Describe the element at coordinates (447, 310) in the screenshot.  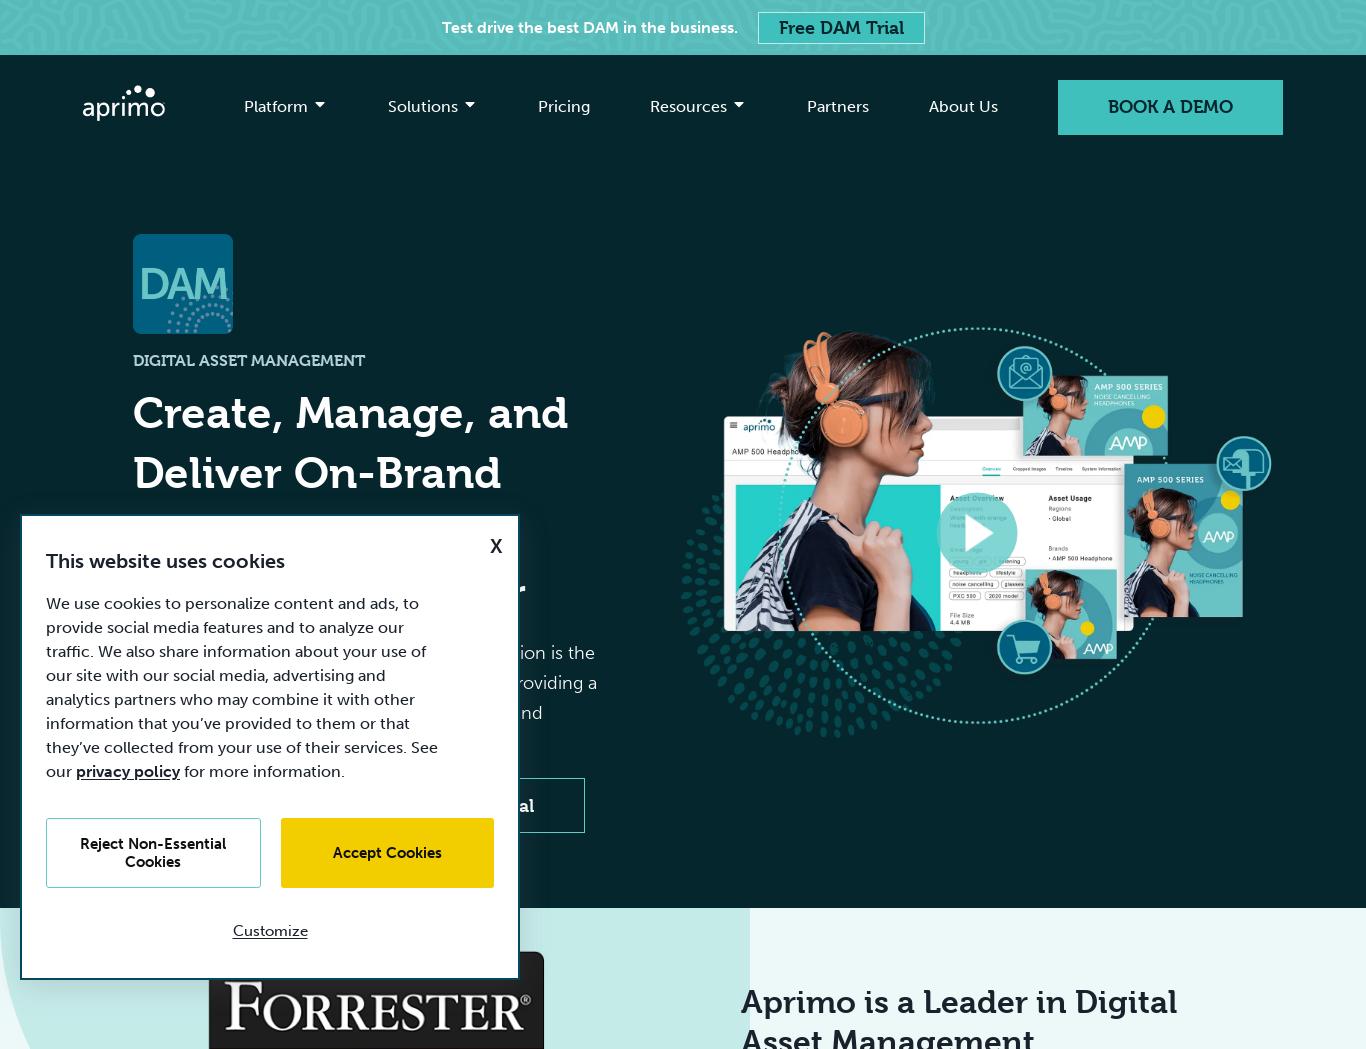
I see `'Manage content planning, creation, and distribution all in one place to get on-brand, personalized customer experiences to market faster.'` at that location.